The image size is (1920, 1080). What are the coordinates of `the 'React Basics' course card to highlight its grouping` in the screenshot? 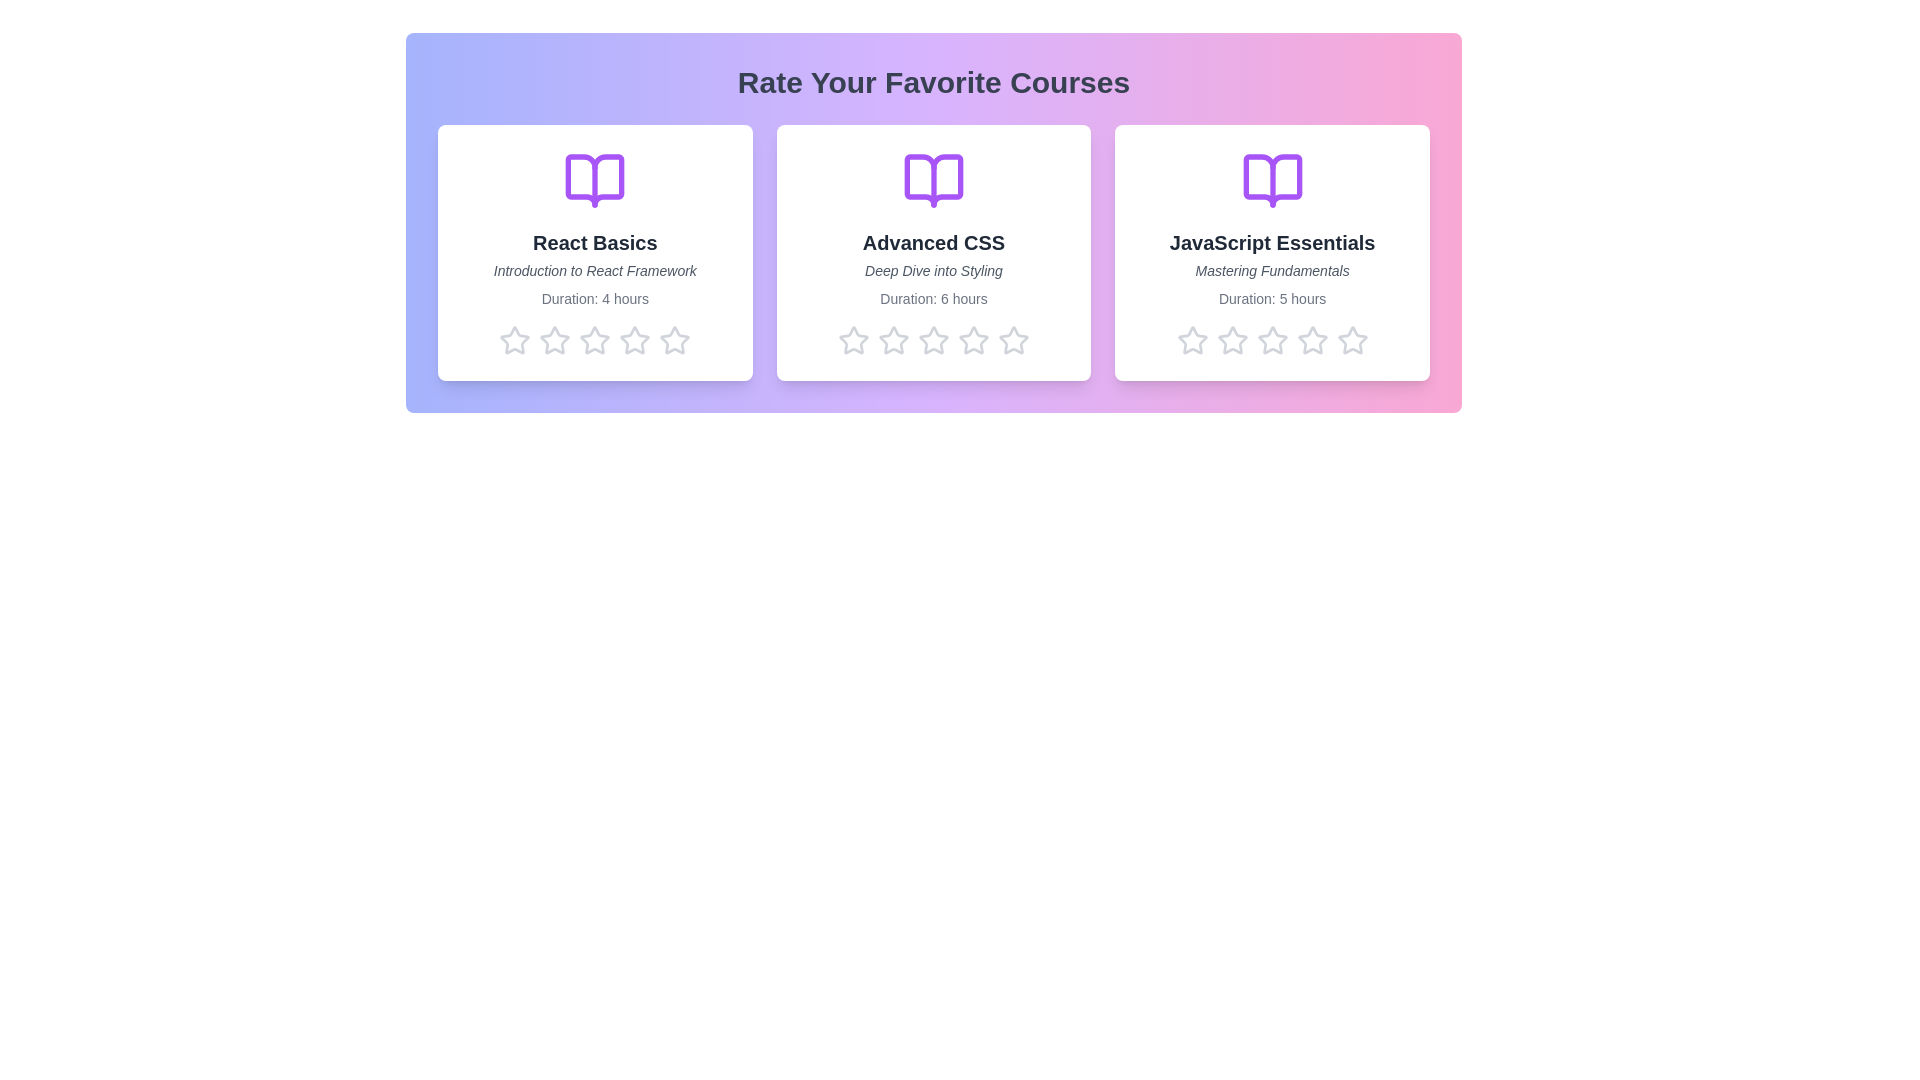 It's located at (594, 252).